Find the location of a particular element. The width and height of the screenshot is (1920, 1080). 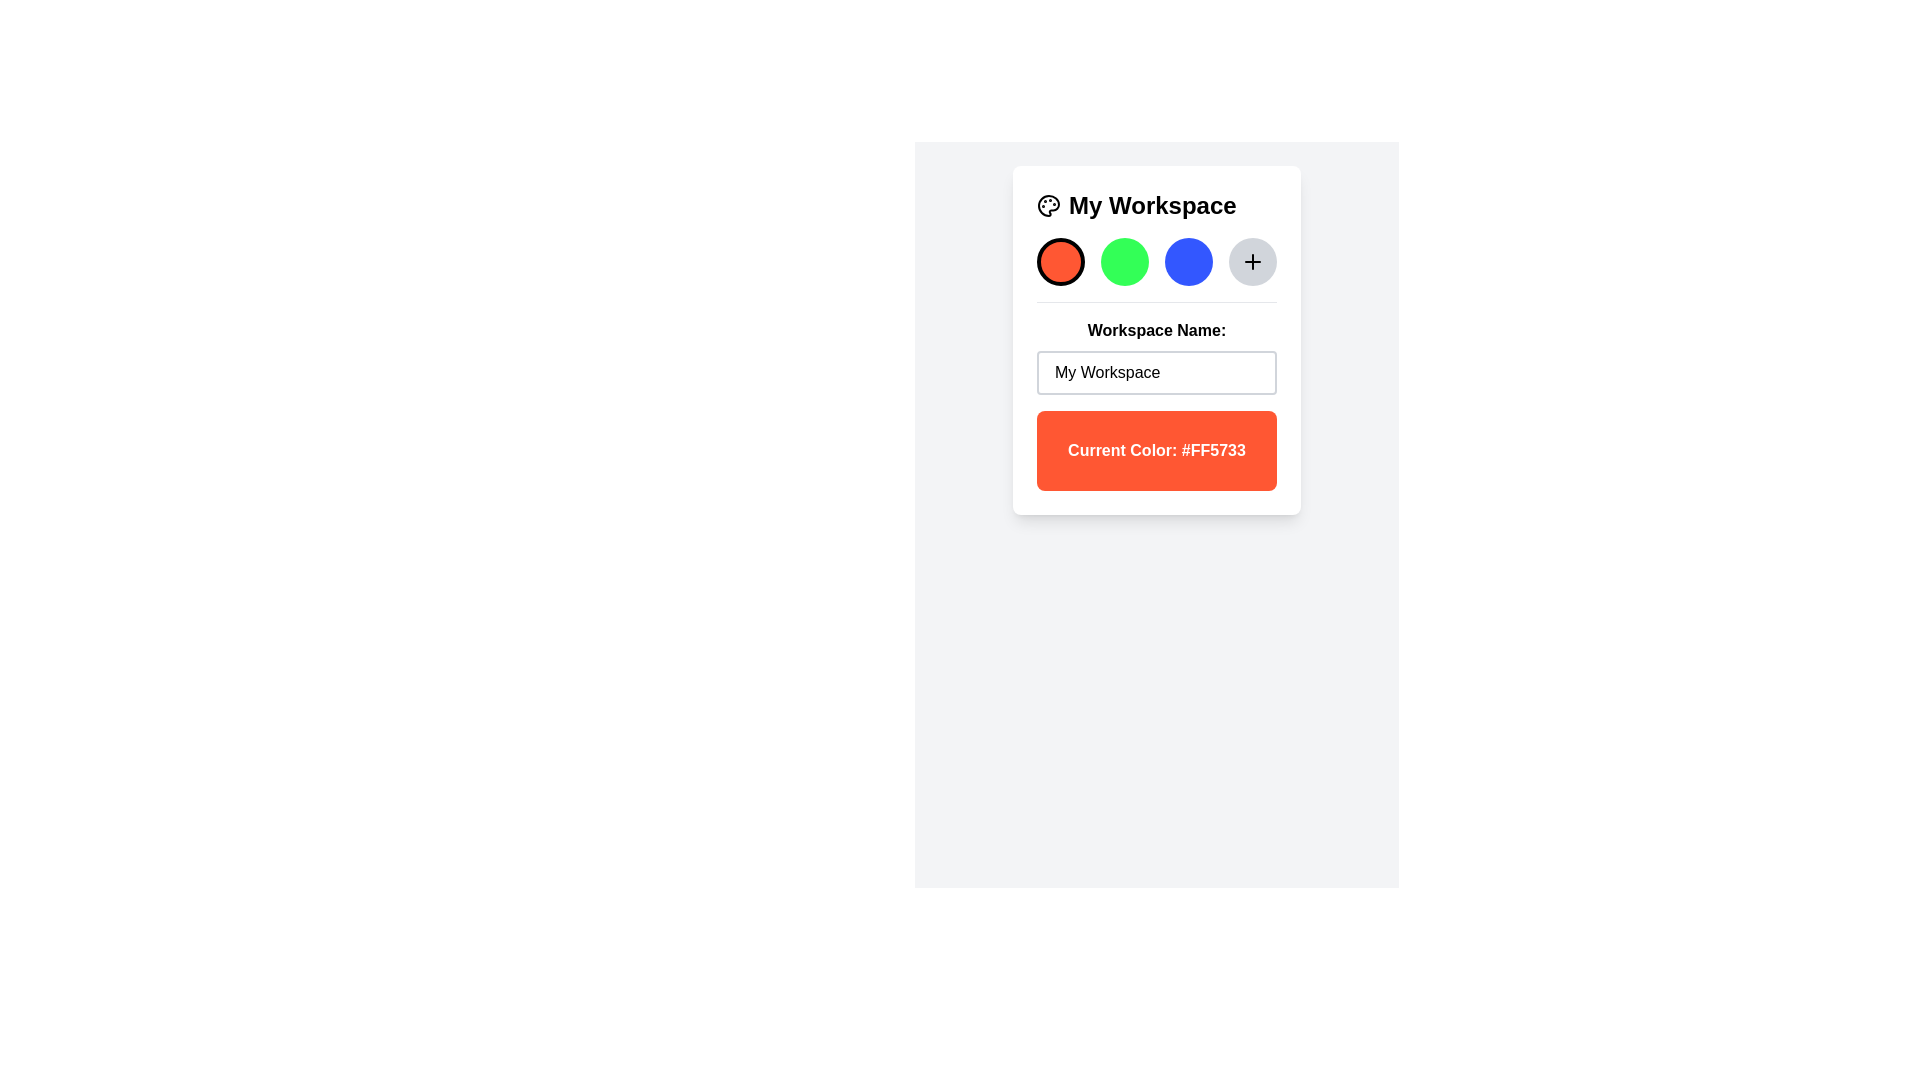

the Text Display Block that shows the currently selected color is located at coordinates (1156, 451).